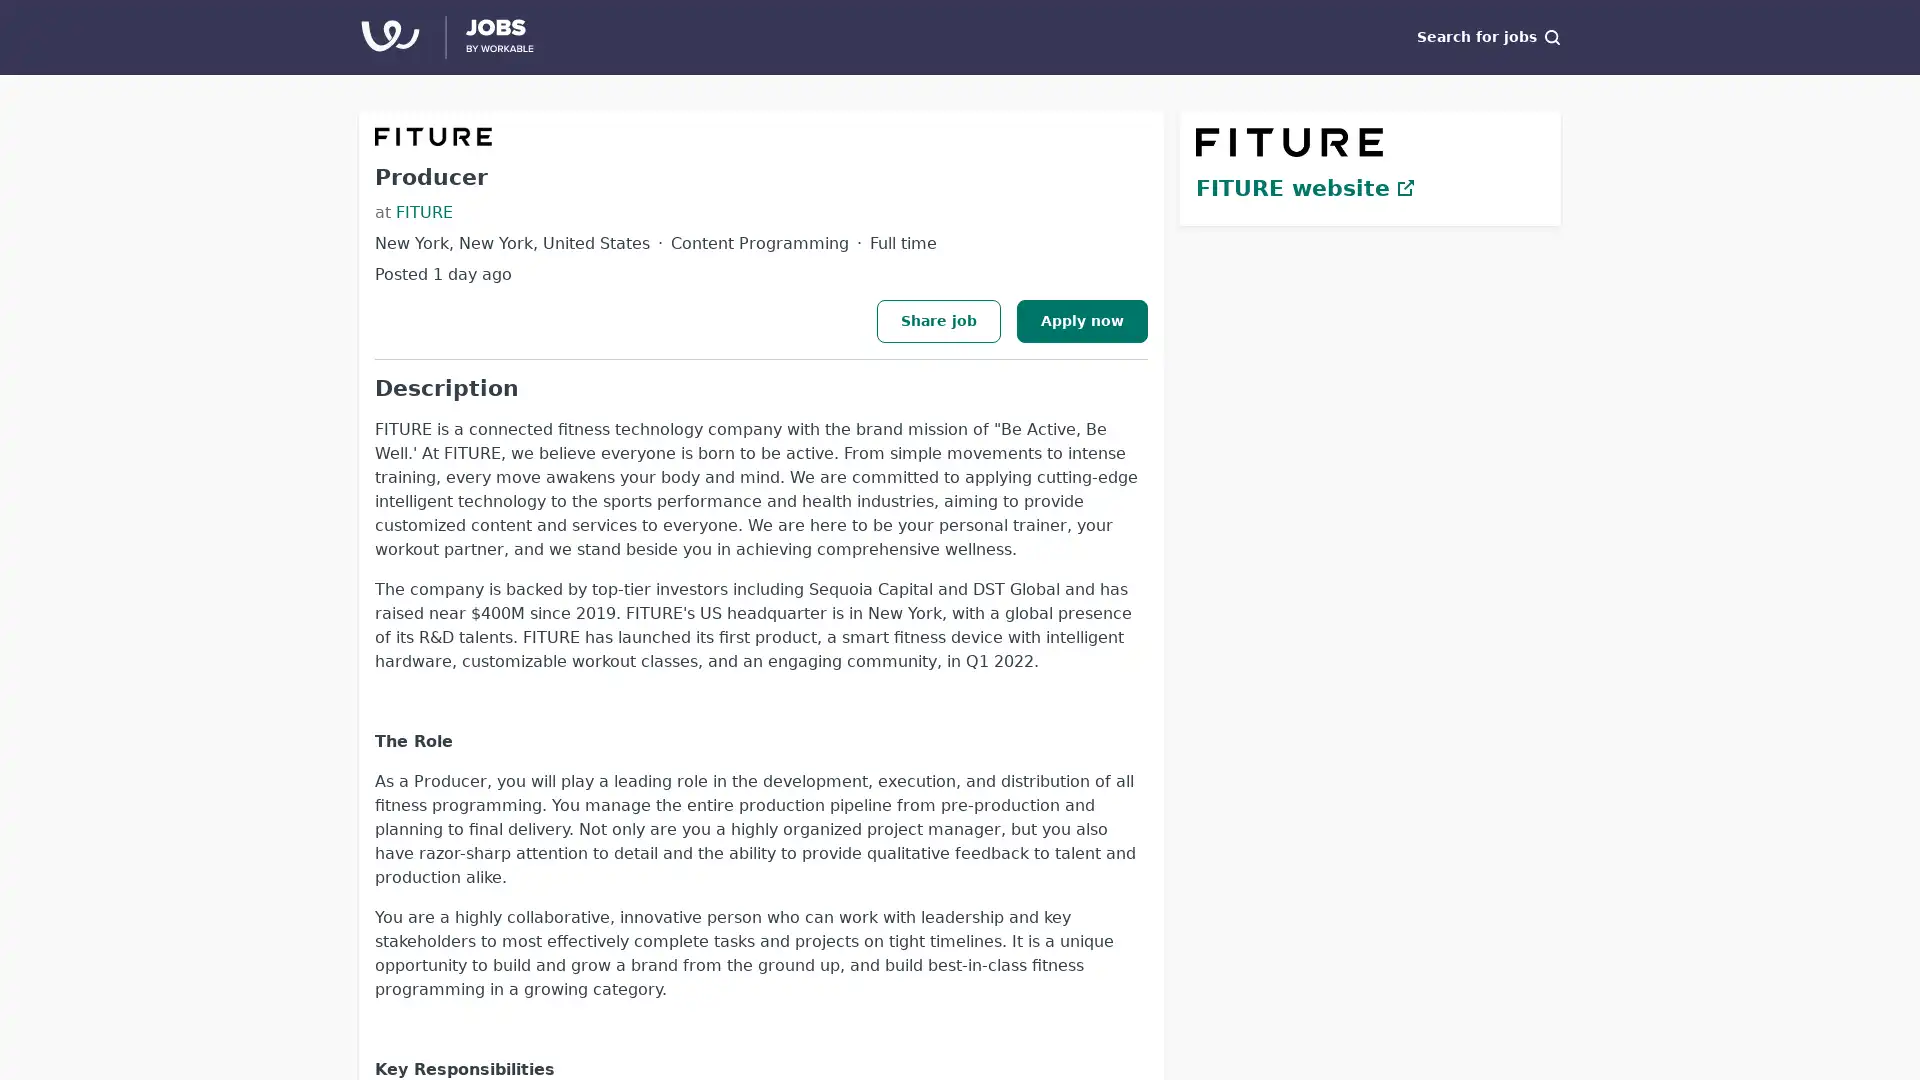 The height and width of the screenshot is (1080, 1920). I want to click on Apply now, so click(1081, 319).